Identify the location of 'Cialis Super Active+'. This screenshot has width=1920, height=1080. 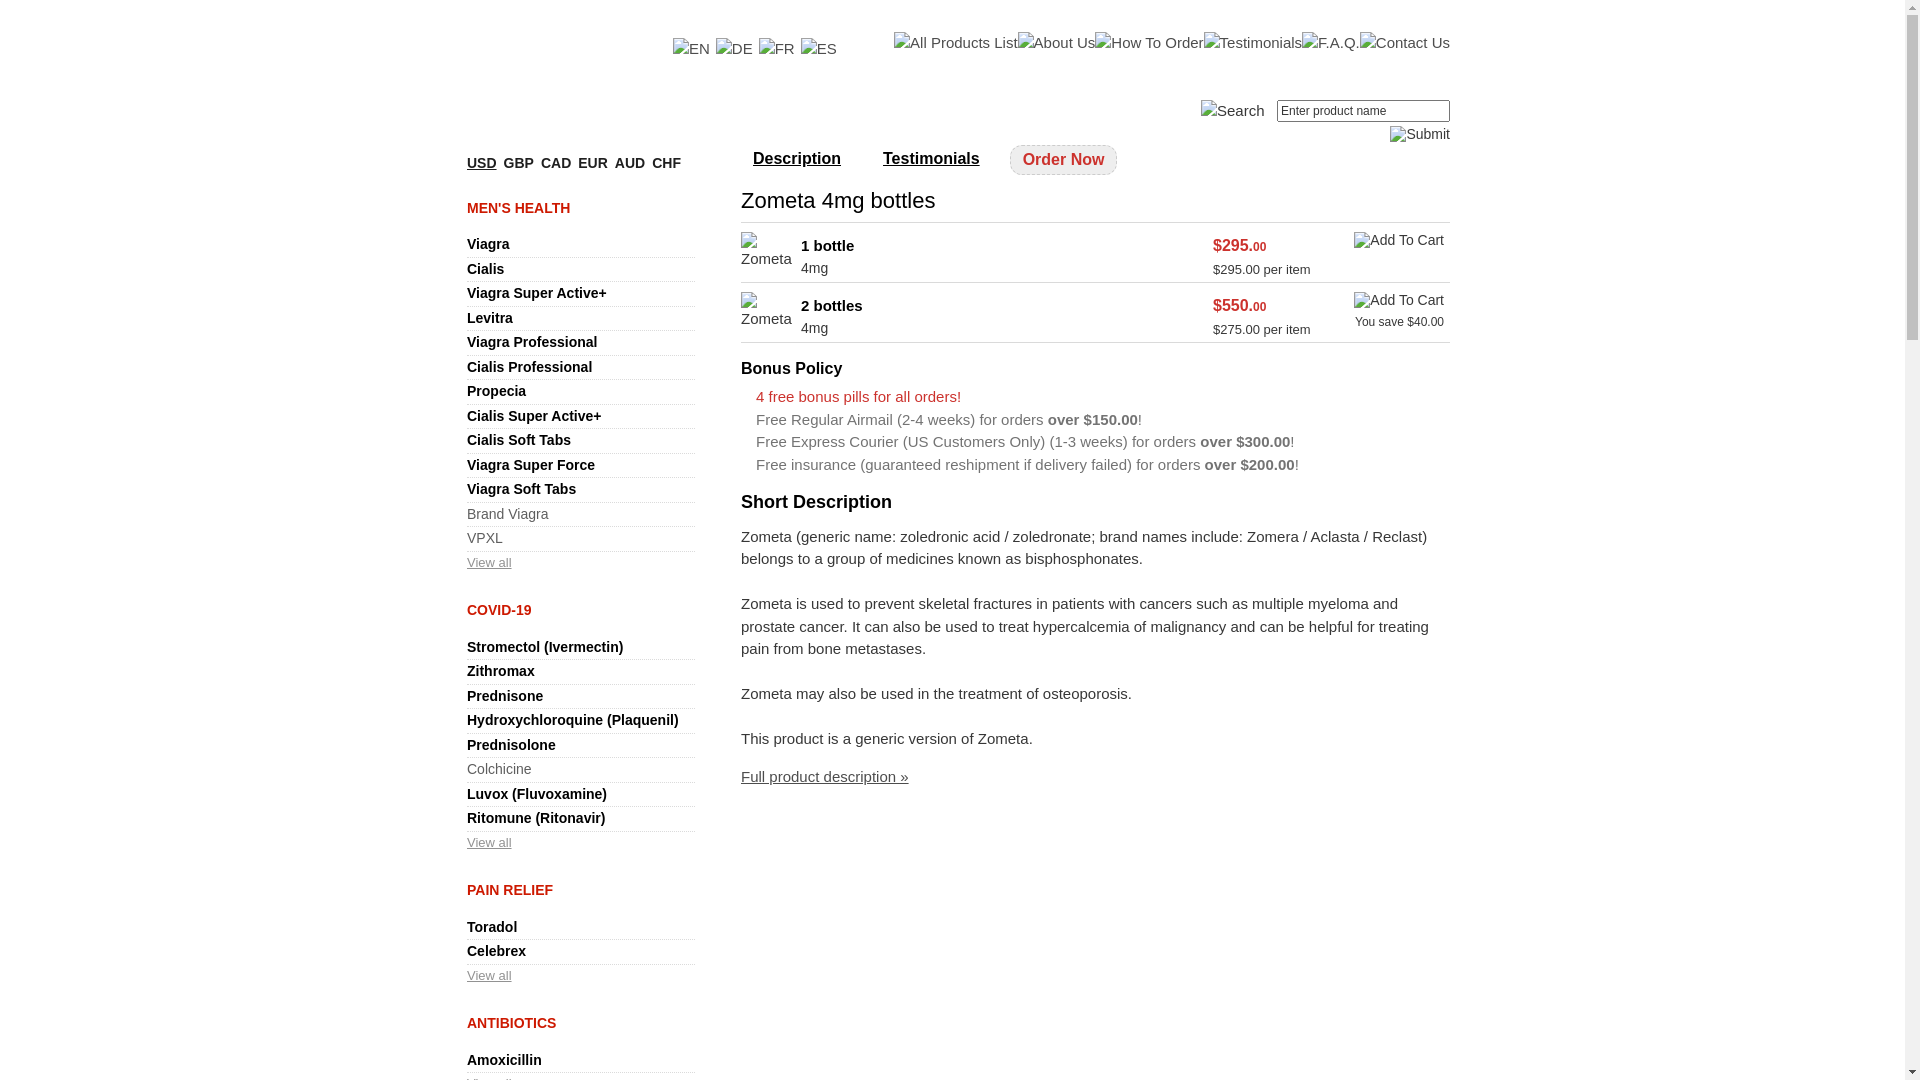
(533, 415).